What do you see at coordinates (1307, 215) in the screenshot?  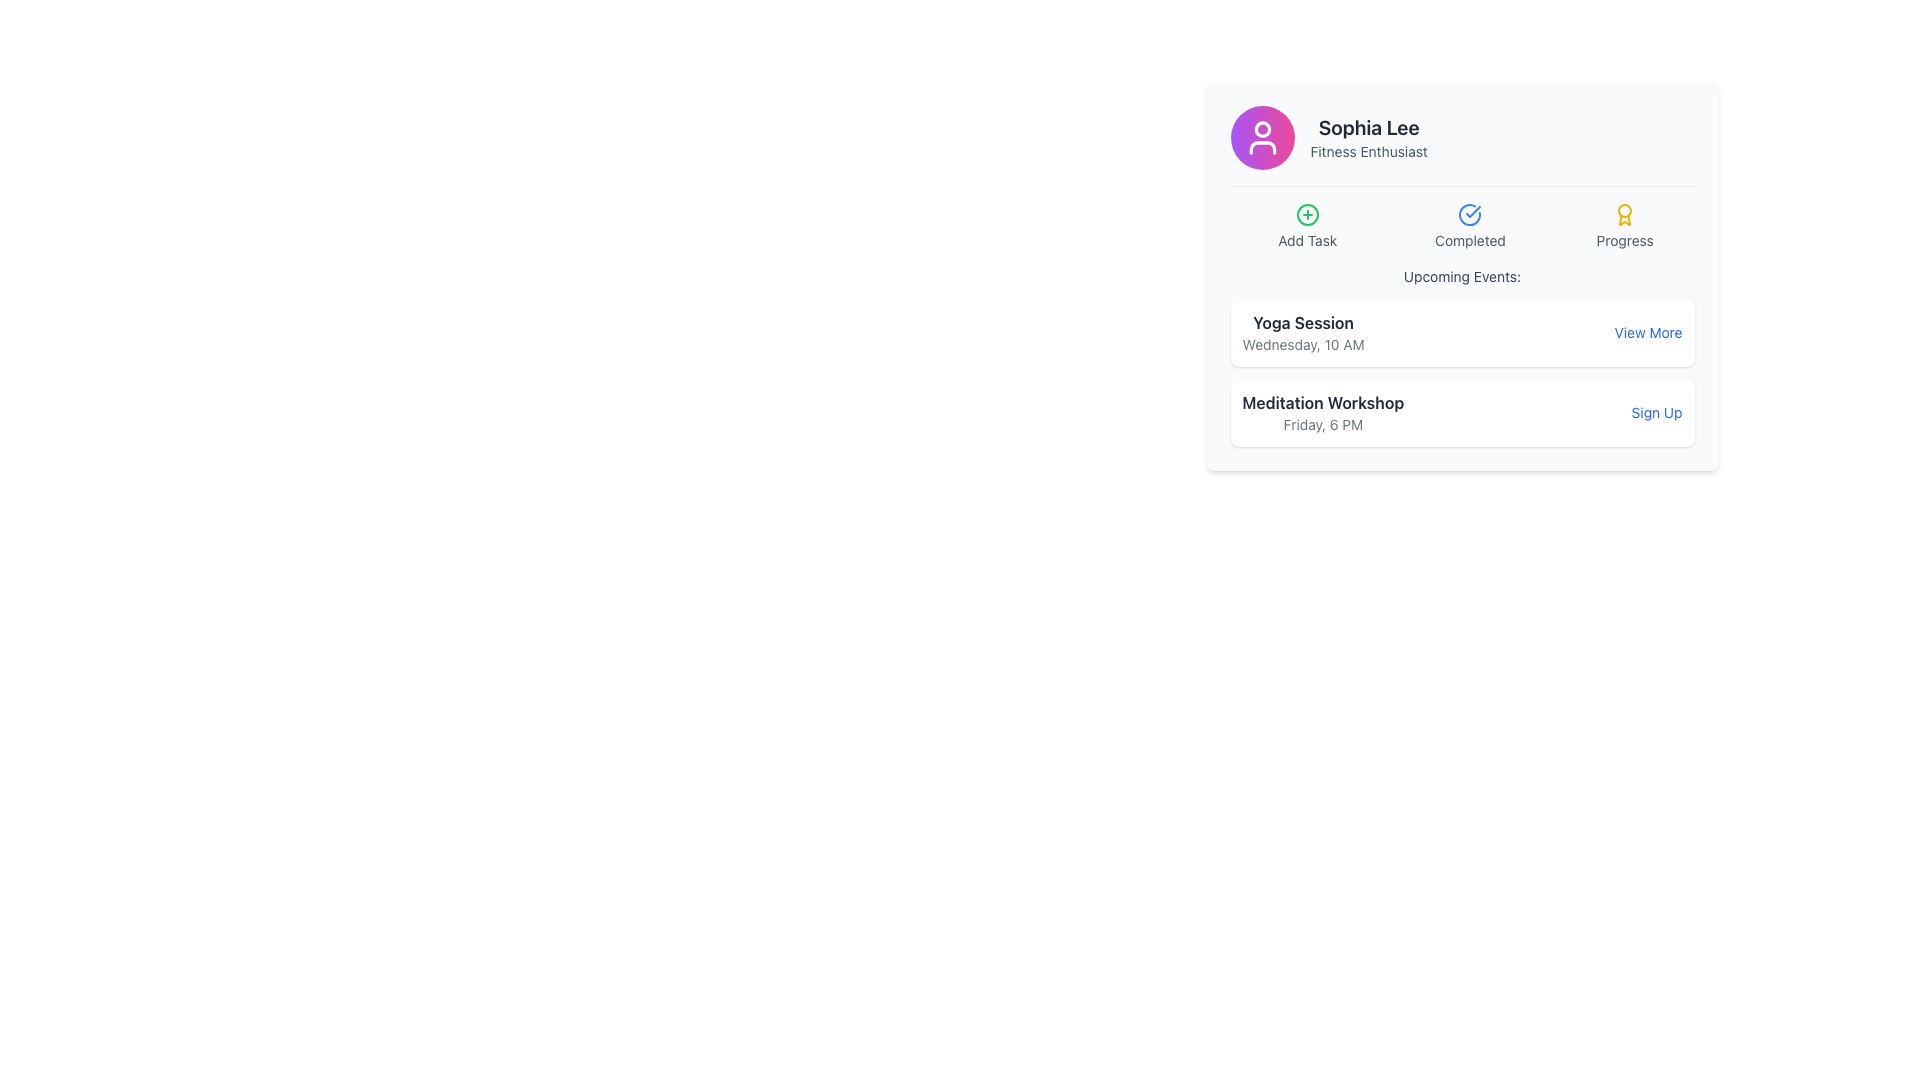 I see `the 'Add Task' icon, which is the leftmost icon at the top of the card interface, to initiate the addition of a new task` at bounding box center [1307, 215].